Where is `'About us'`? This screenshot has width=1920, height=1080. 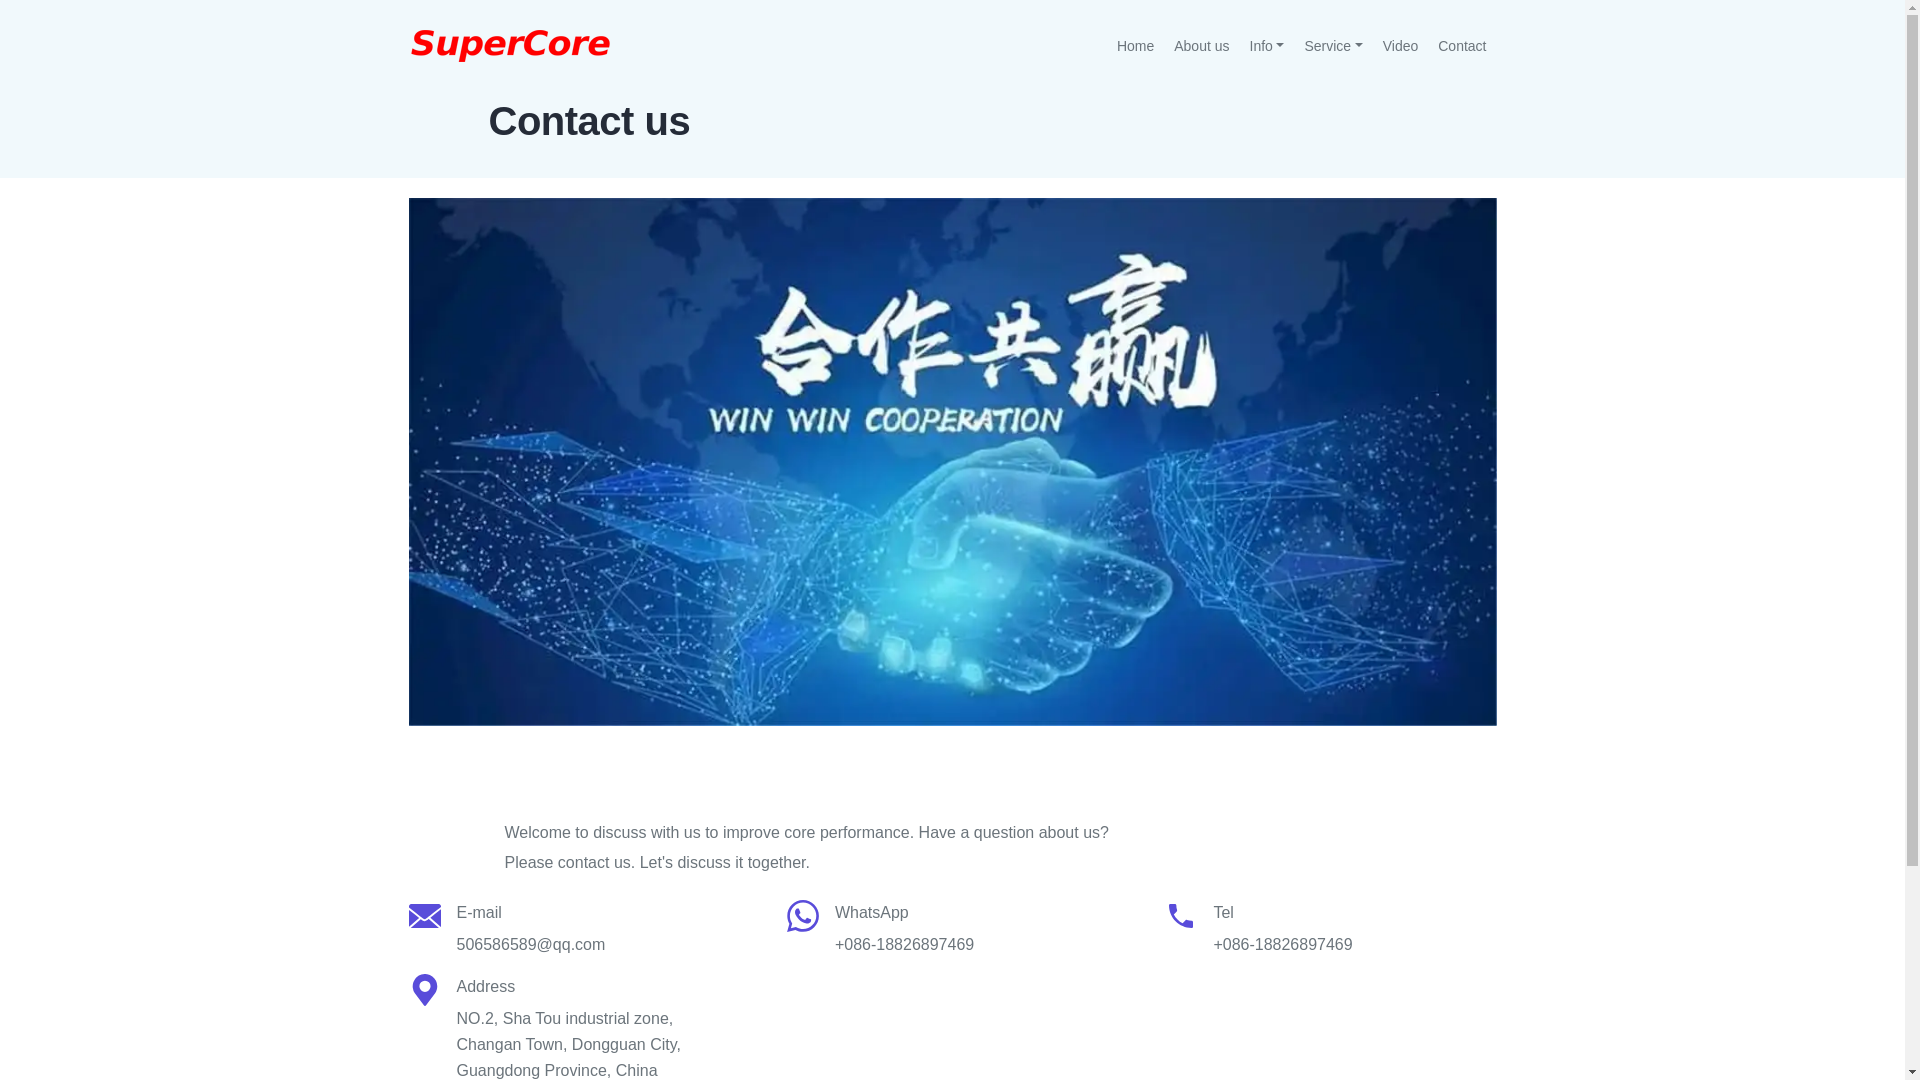 'About us' is located at coordinates (1200, 45).